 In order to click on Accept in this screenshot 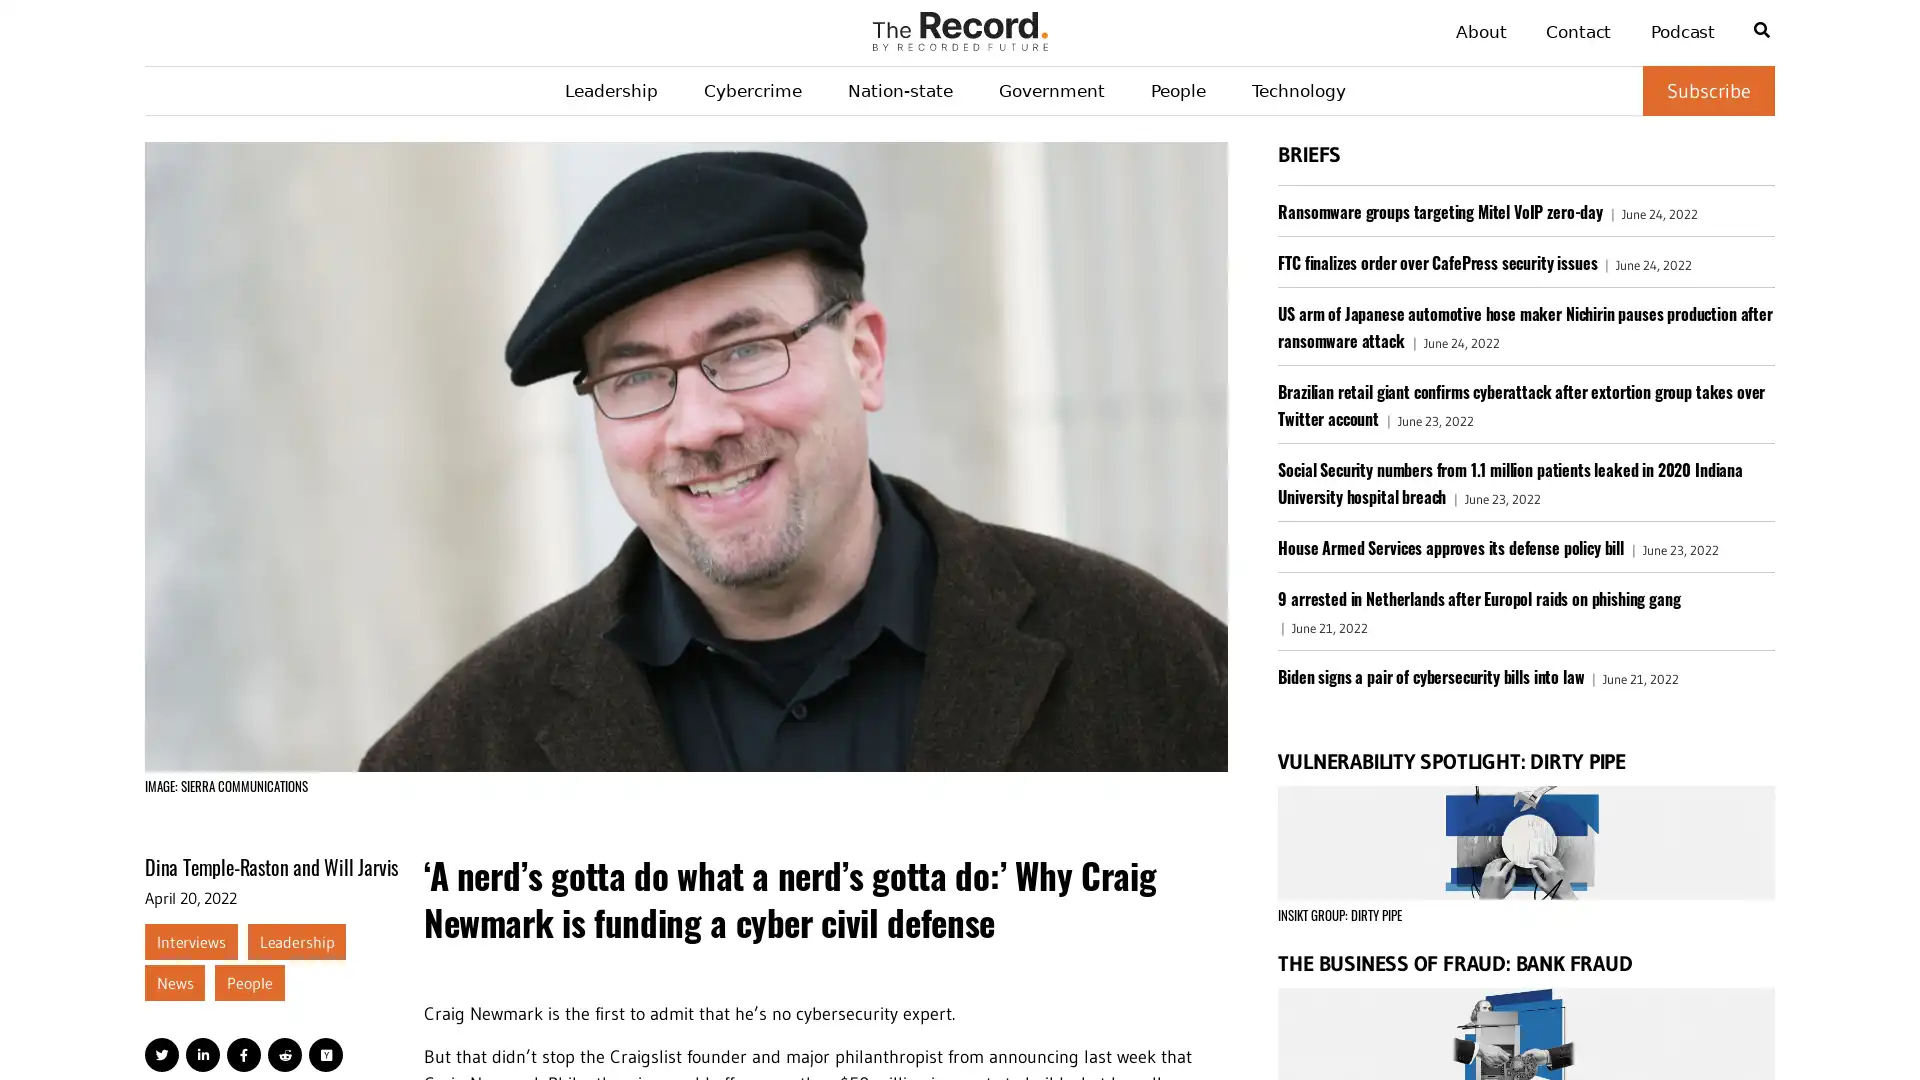, I will do `click(1850, 1030)`.